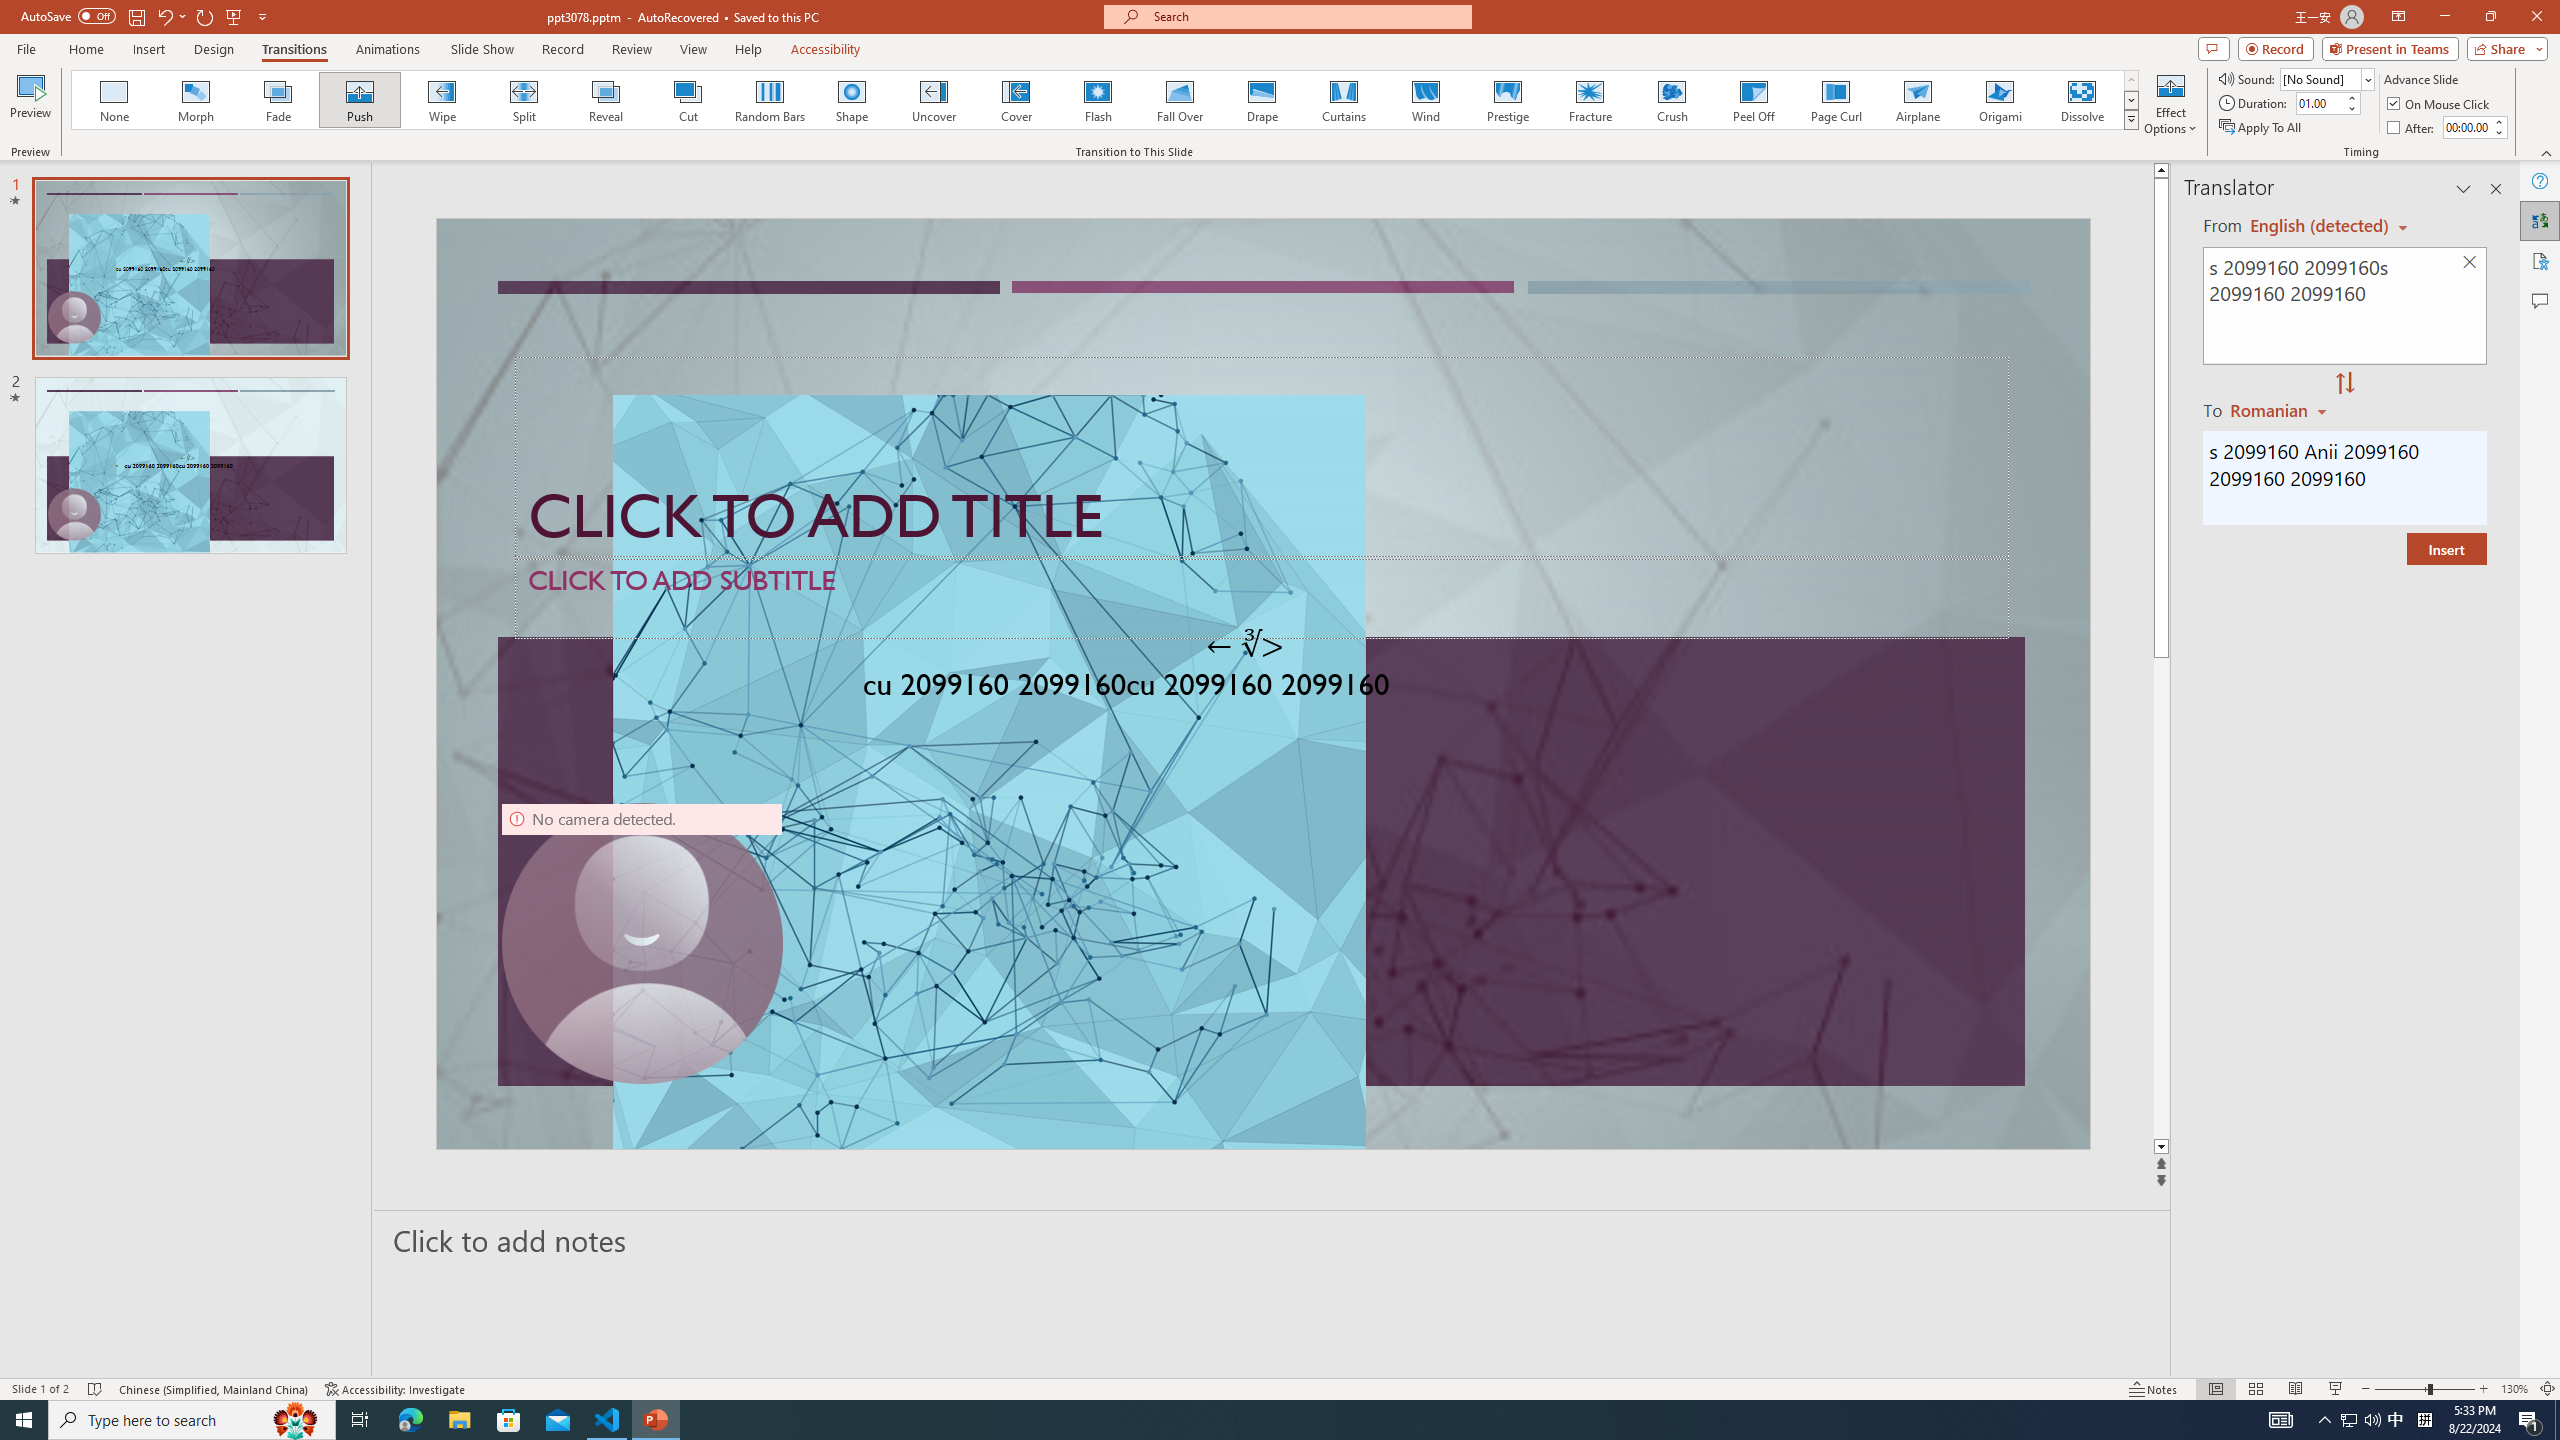  What do you see at coordinates (2279, 409) in the screenshot?
I see `'Romanian'` at bounding box center [2279, 409].